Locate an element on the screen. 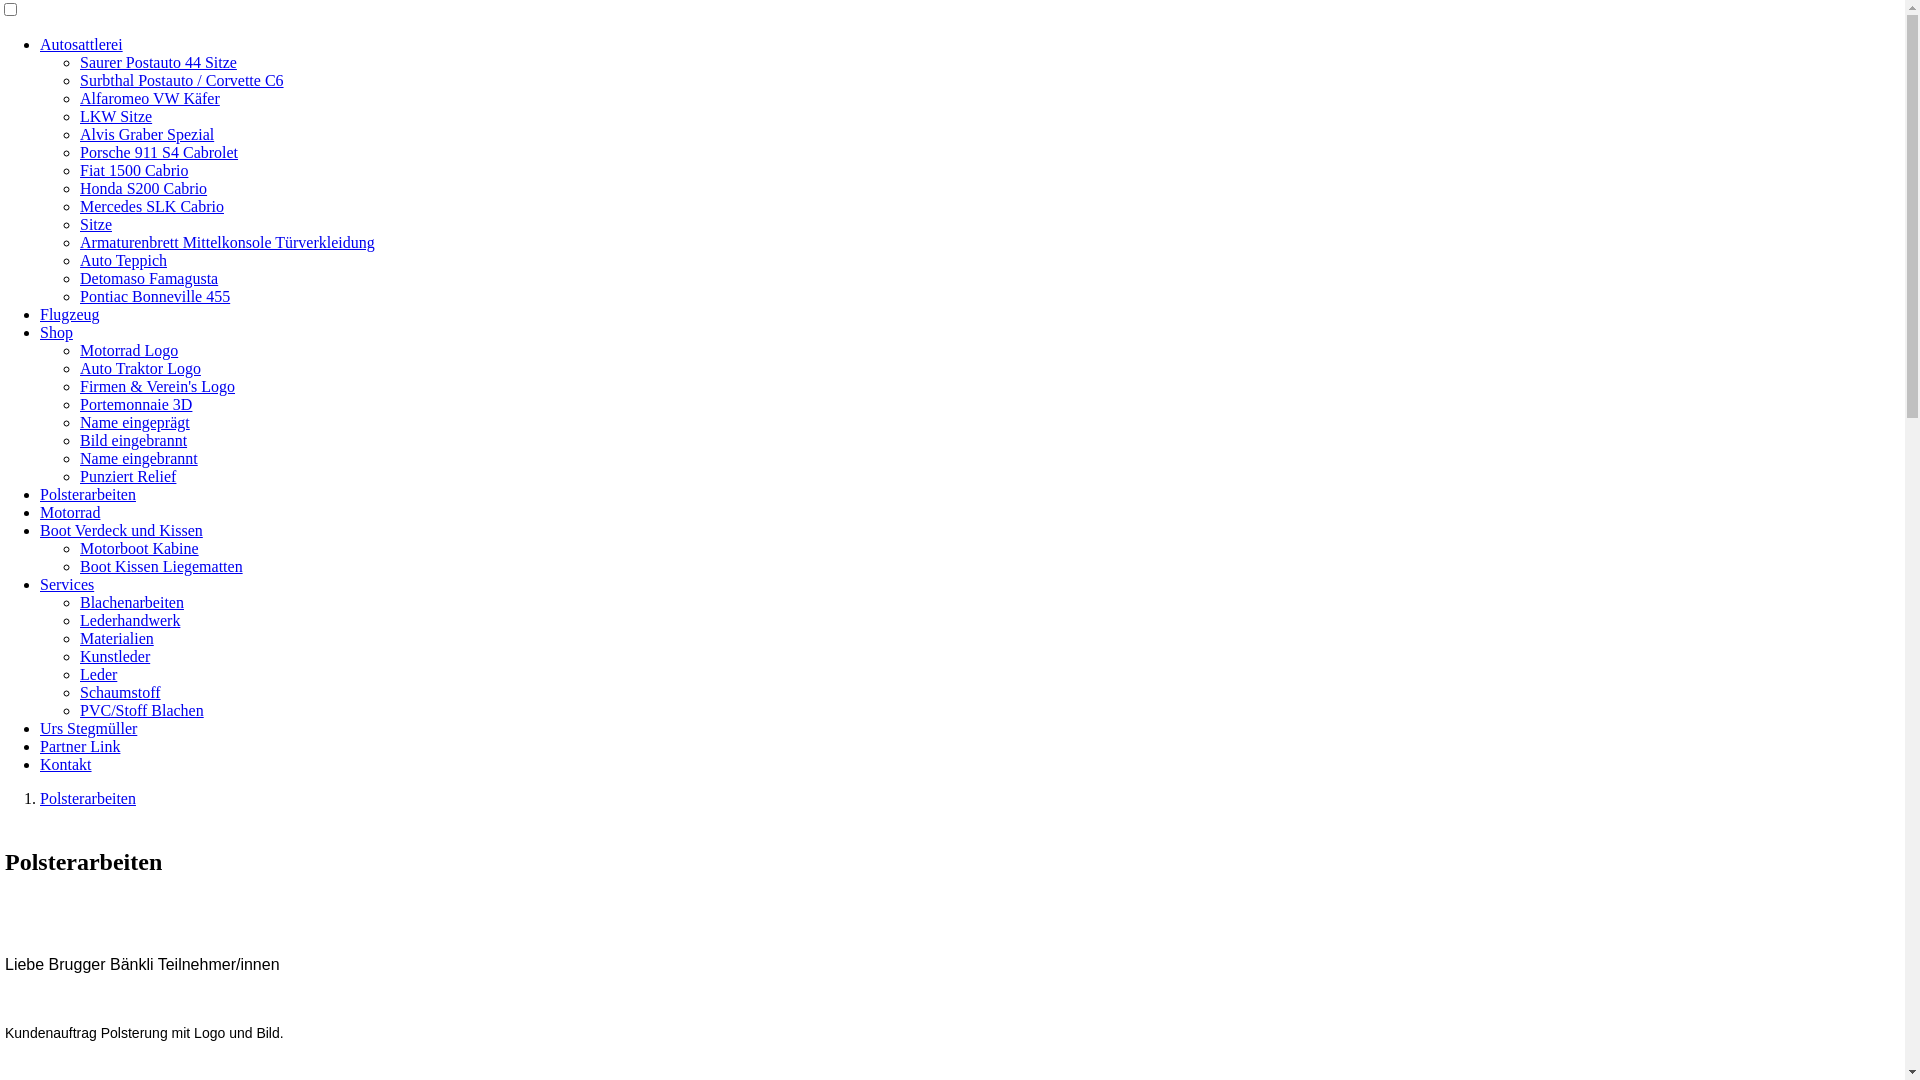  'Porsche 911 S4 Cabrolet' is located at coordinates (157, 151).